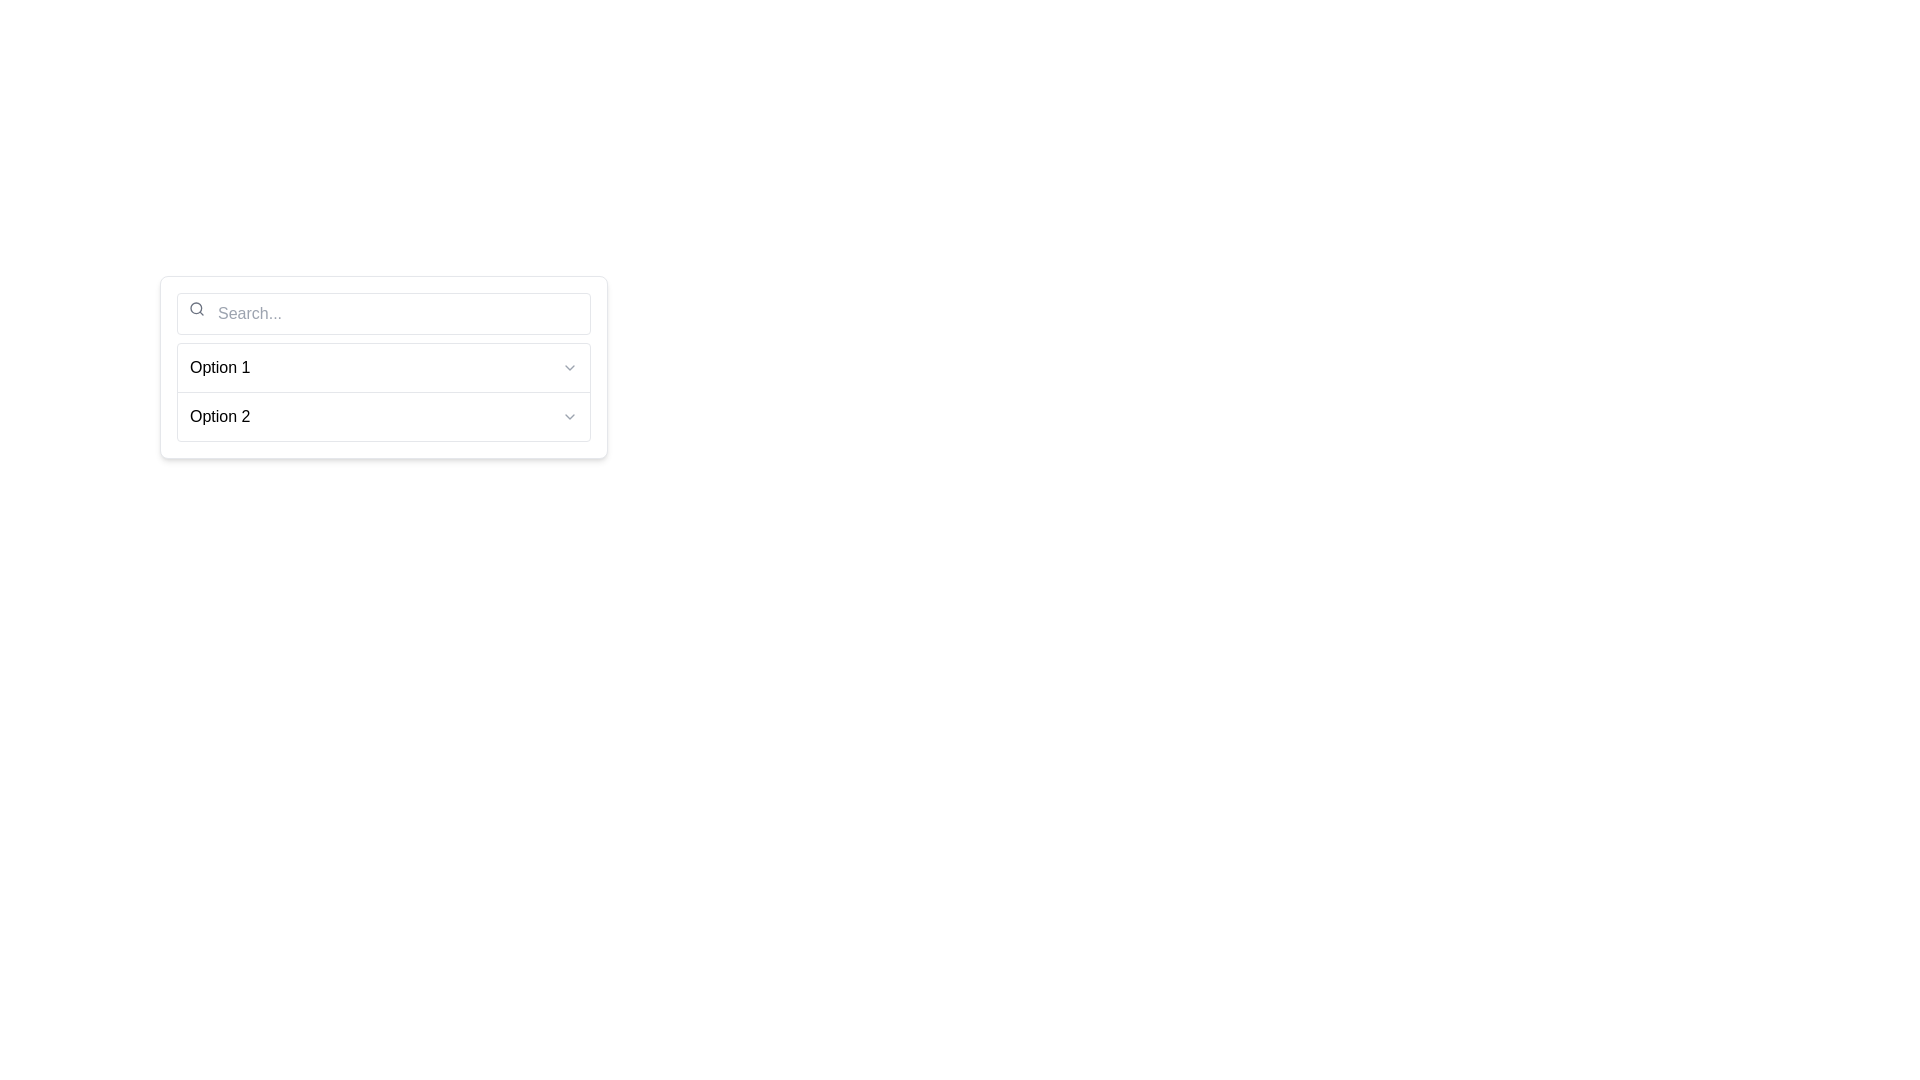 Image resolution: width=1920 pixels, height=1080 pixels. I want to click on the dropdown chevron indicator icon located near the right edge of 'Option 2', so click(569, 415).